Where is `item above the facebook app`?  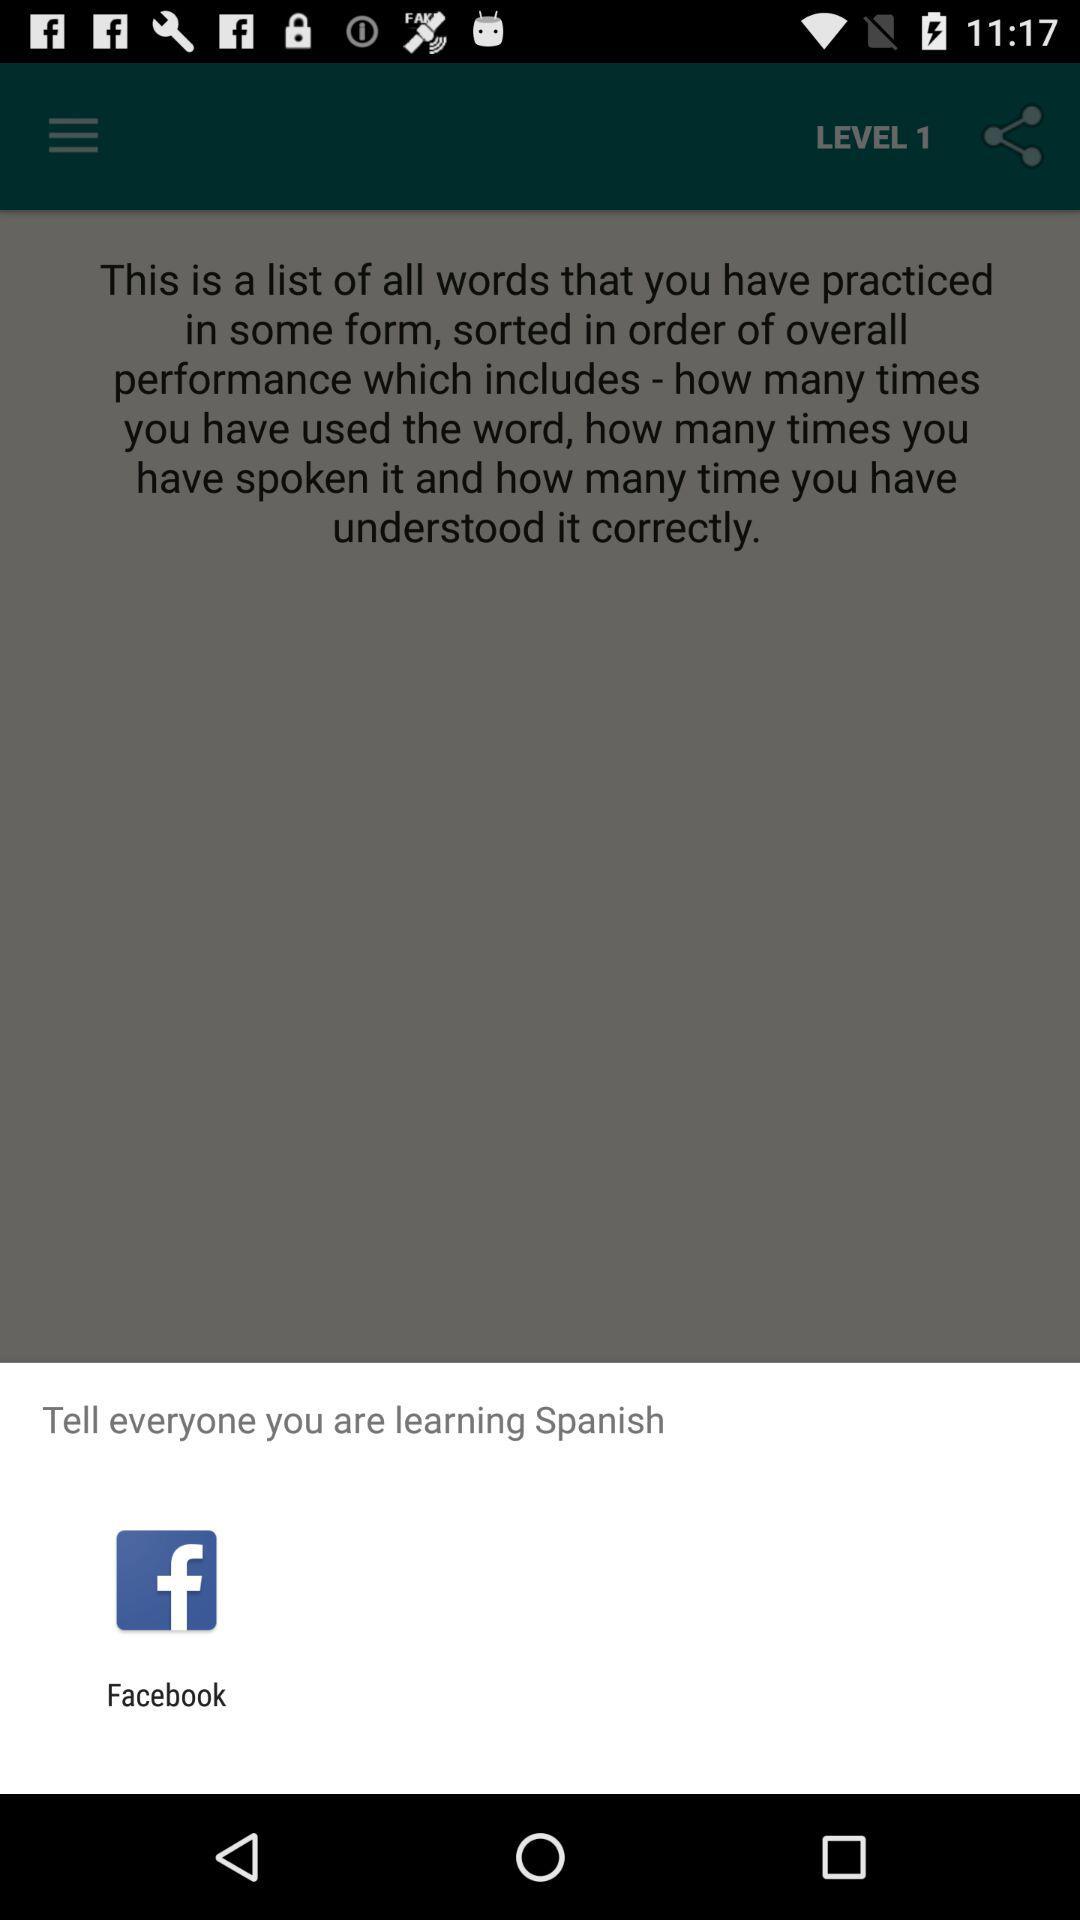 item above the facebook app is located at coordinates (165, 1579).